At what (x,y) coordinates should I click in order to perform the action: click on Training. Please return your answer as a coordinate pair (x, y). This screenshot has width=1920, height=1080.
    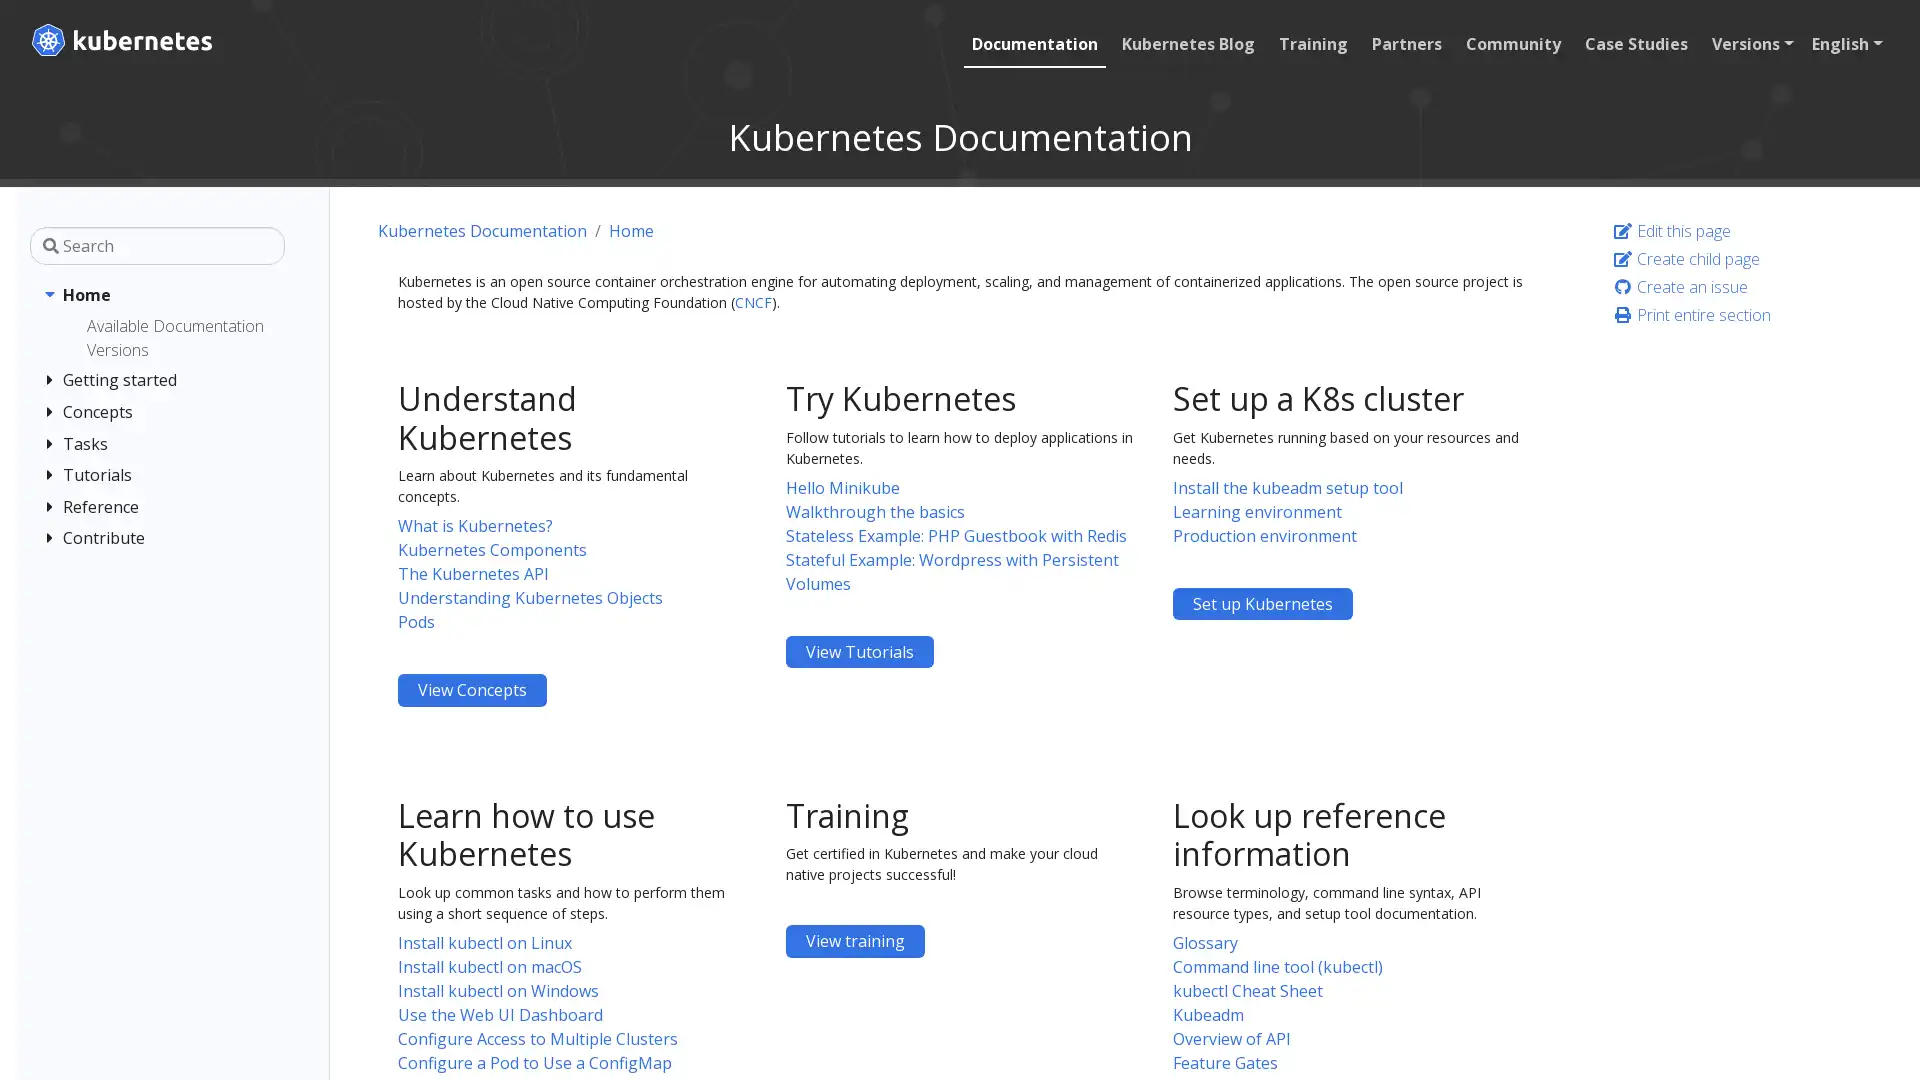
    Looking at the image, I should click on (854, 941).